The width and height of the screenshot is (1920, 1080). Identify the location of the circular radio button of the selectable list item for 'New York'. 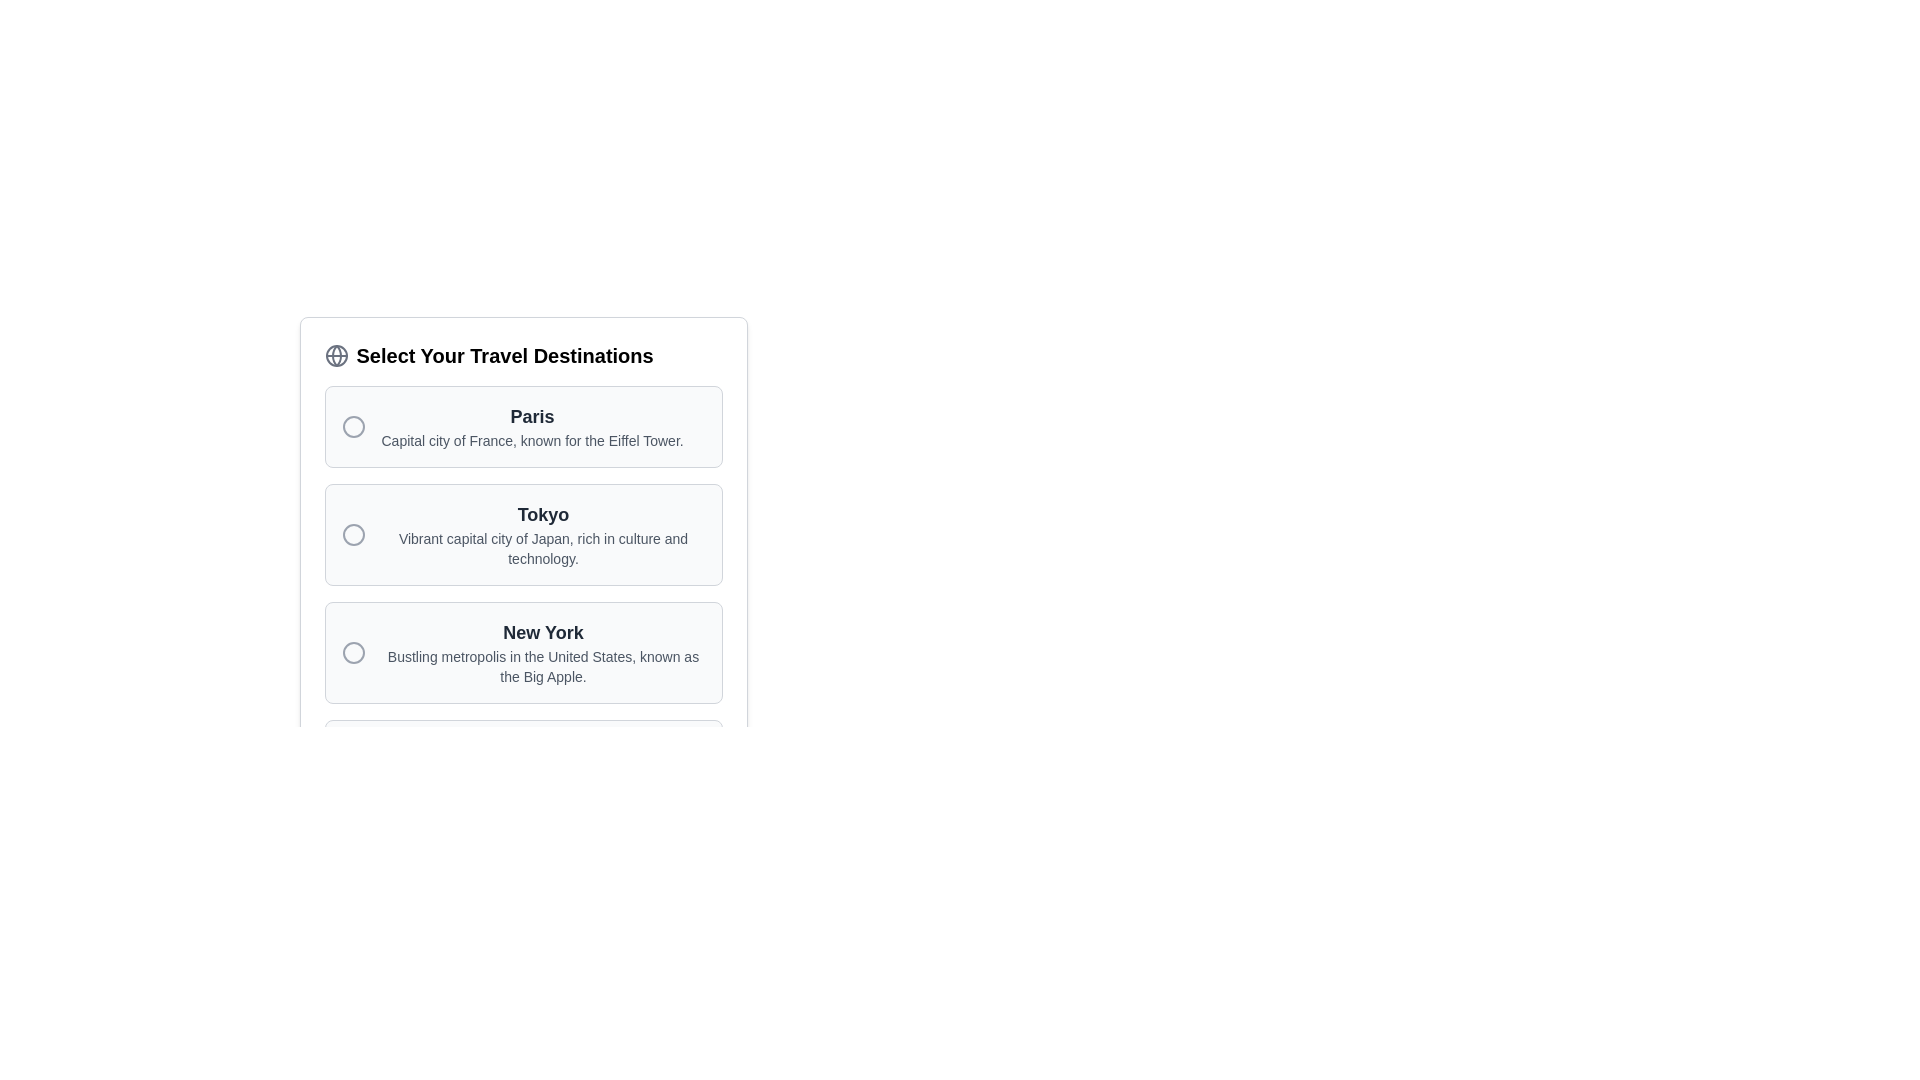
(523, 652).